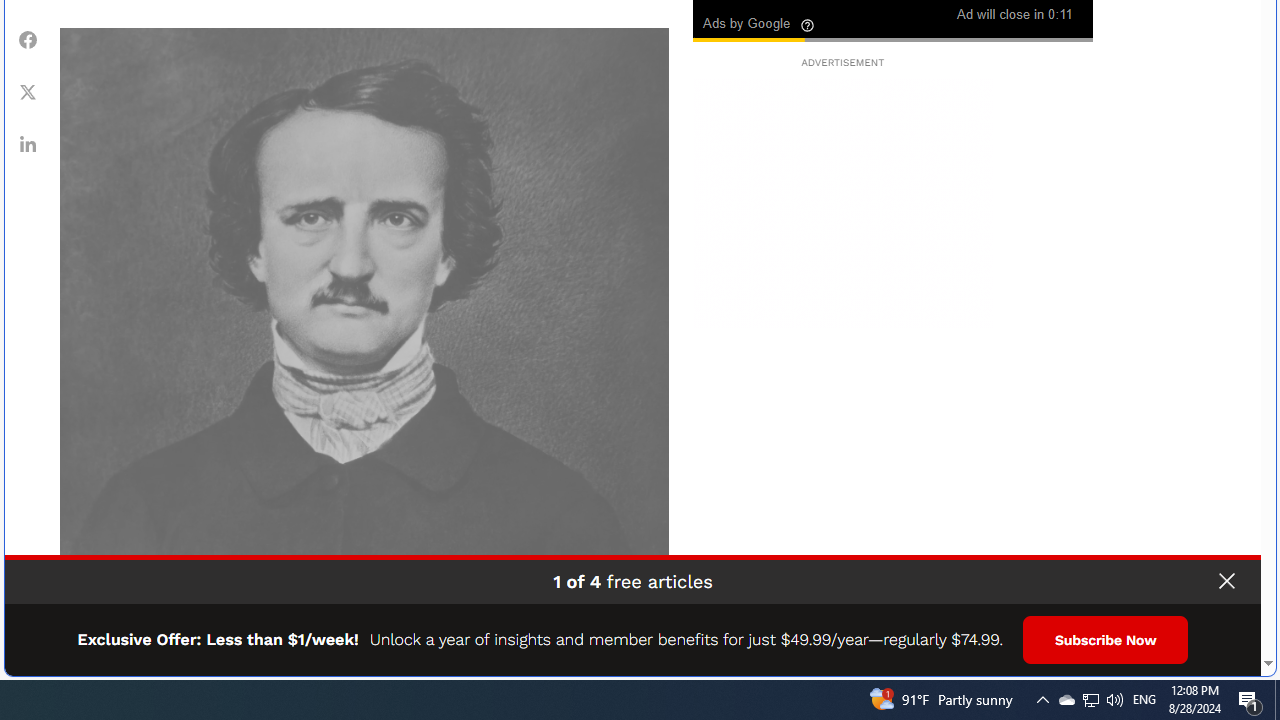  Describe the element at coordinates (808, 25) in the screenshot. I see `'Class: wtaIconSvg'` at that location.